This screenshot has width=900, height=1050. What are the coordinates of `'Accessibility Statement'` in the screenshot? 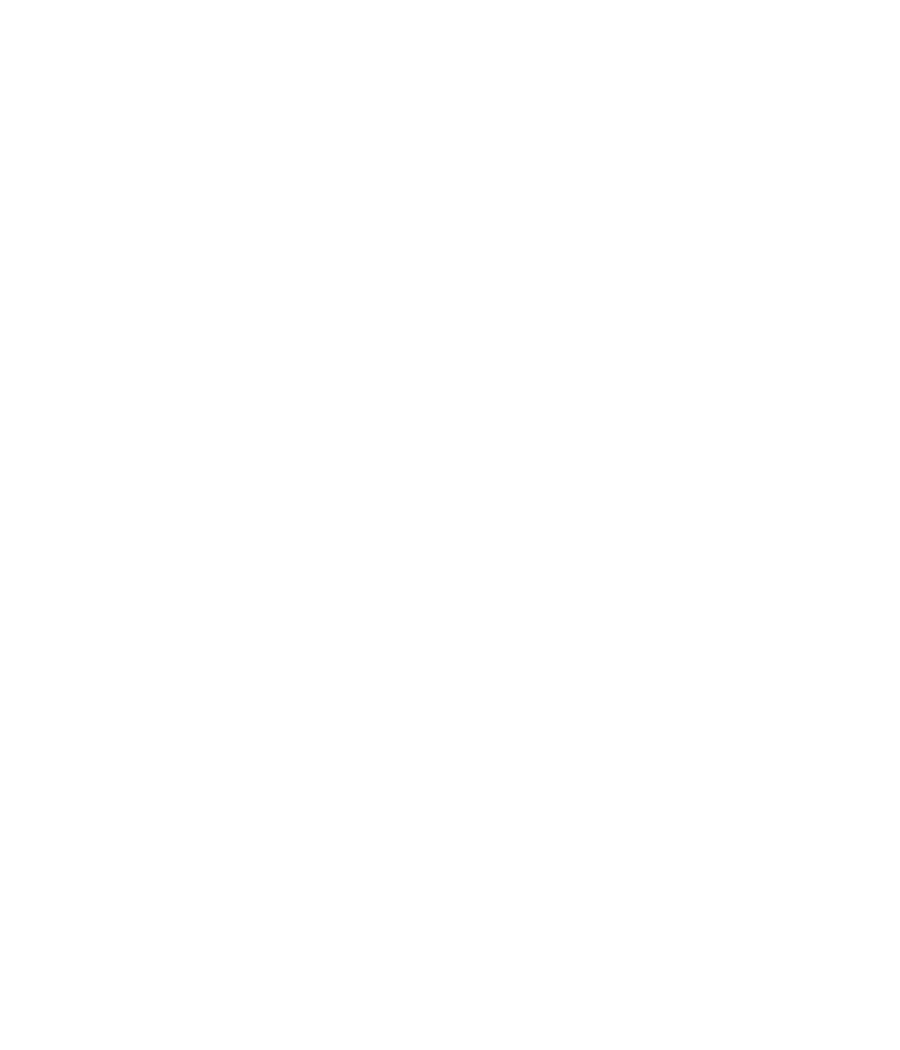 It's located at (450, 869).